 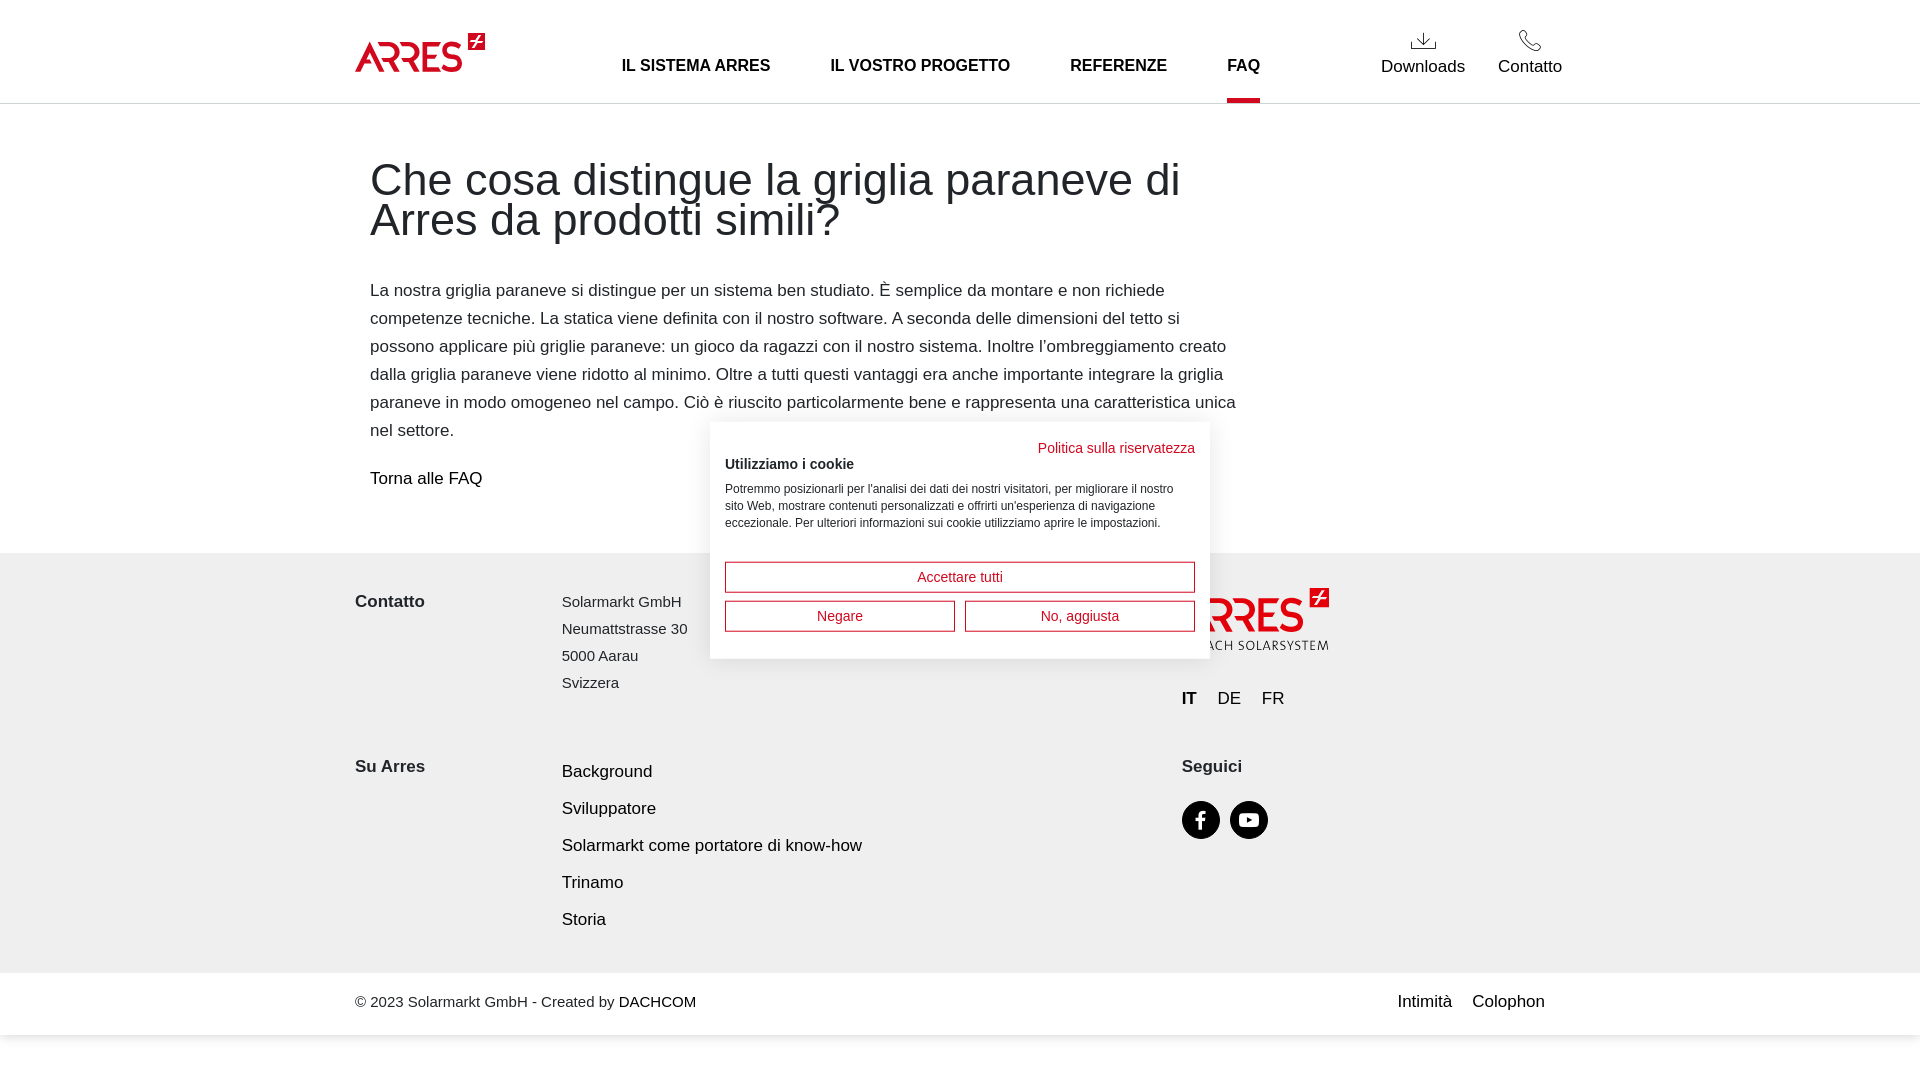 I want to click on 'IT', so click(x=1189, y=697).